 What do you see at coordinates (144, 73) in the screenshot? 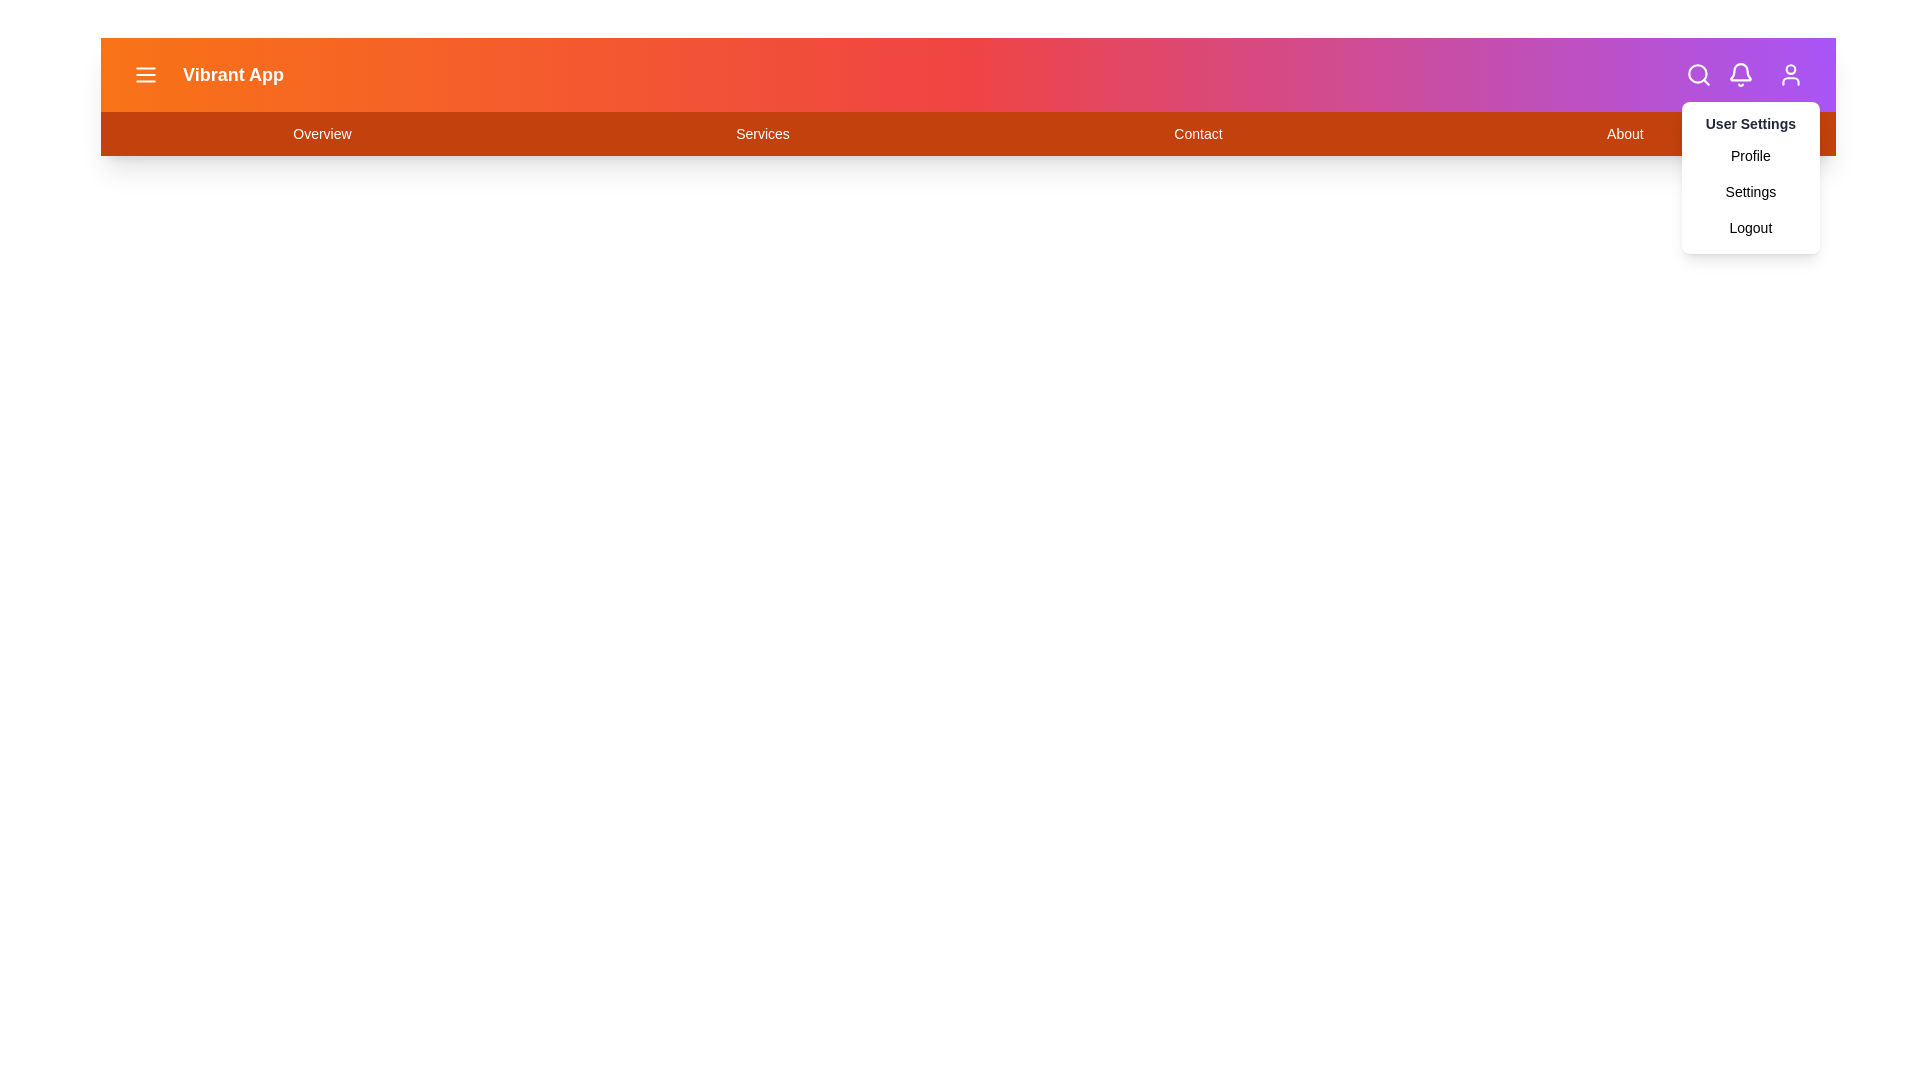
I see `menu button to toggle the menu visibility` at bounding box center [144, 73].